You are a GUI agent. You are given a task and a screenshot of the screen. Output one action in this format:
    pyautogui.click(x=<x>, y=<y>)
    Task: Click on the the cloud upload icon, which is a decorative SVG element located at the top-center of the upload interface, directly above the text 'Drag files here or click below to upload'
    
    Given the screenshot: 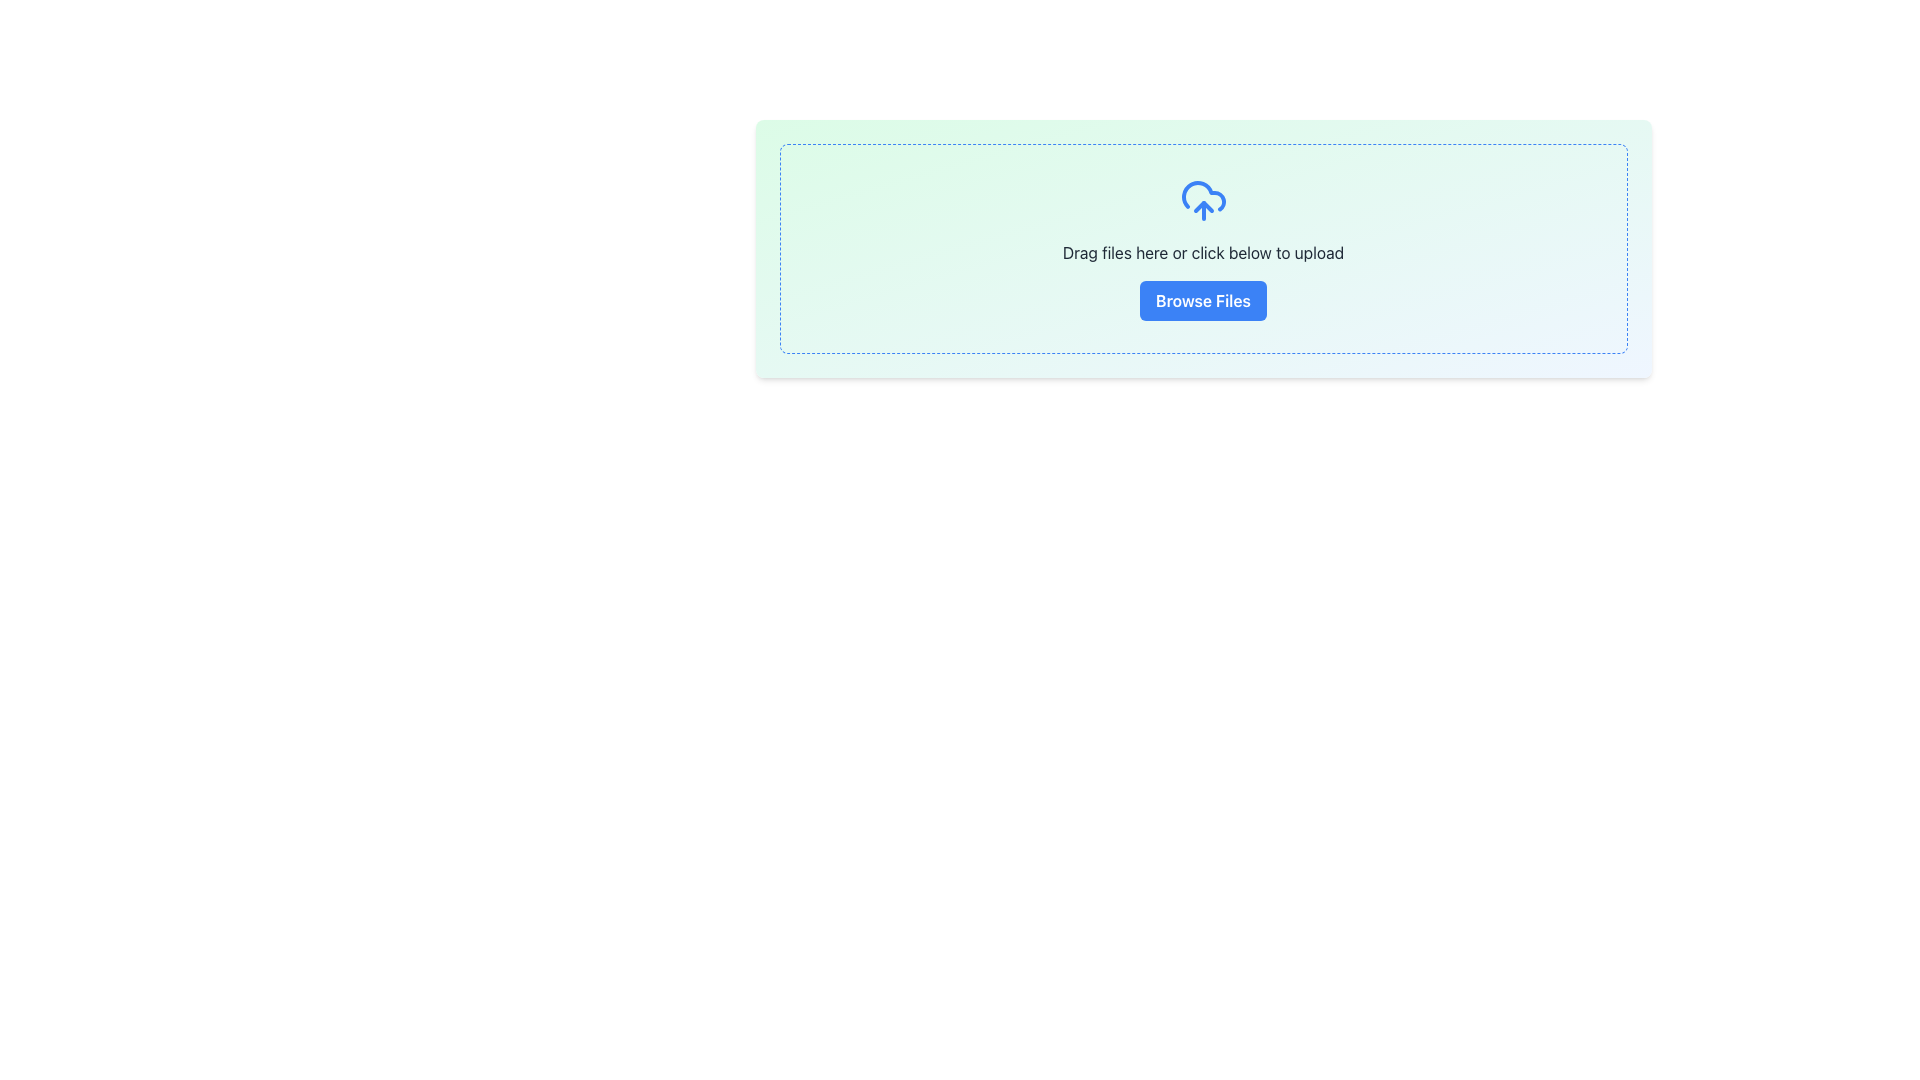 What is the action you would take?
    pyautogui.click(x=1202, y=196)
    